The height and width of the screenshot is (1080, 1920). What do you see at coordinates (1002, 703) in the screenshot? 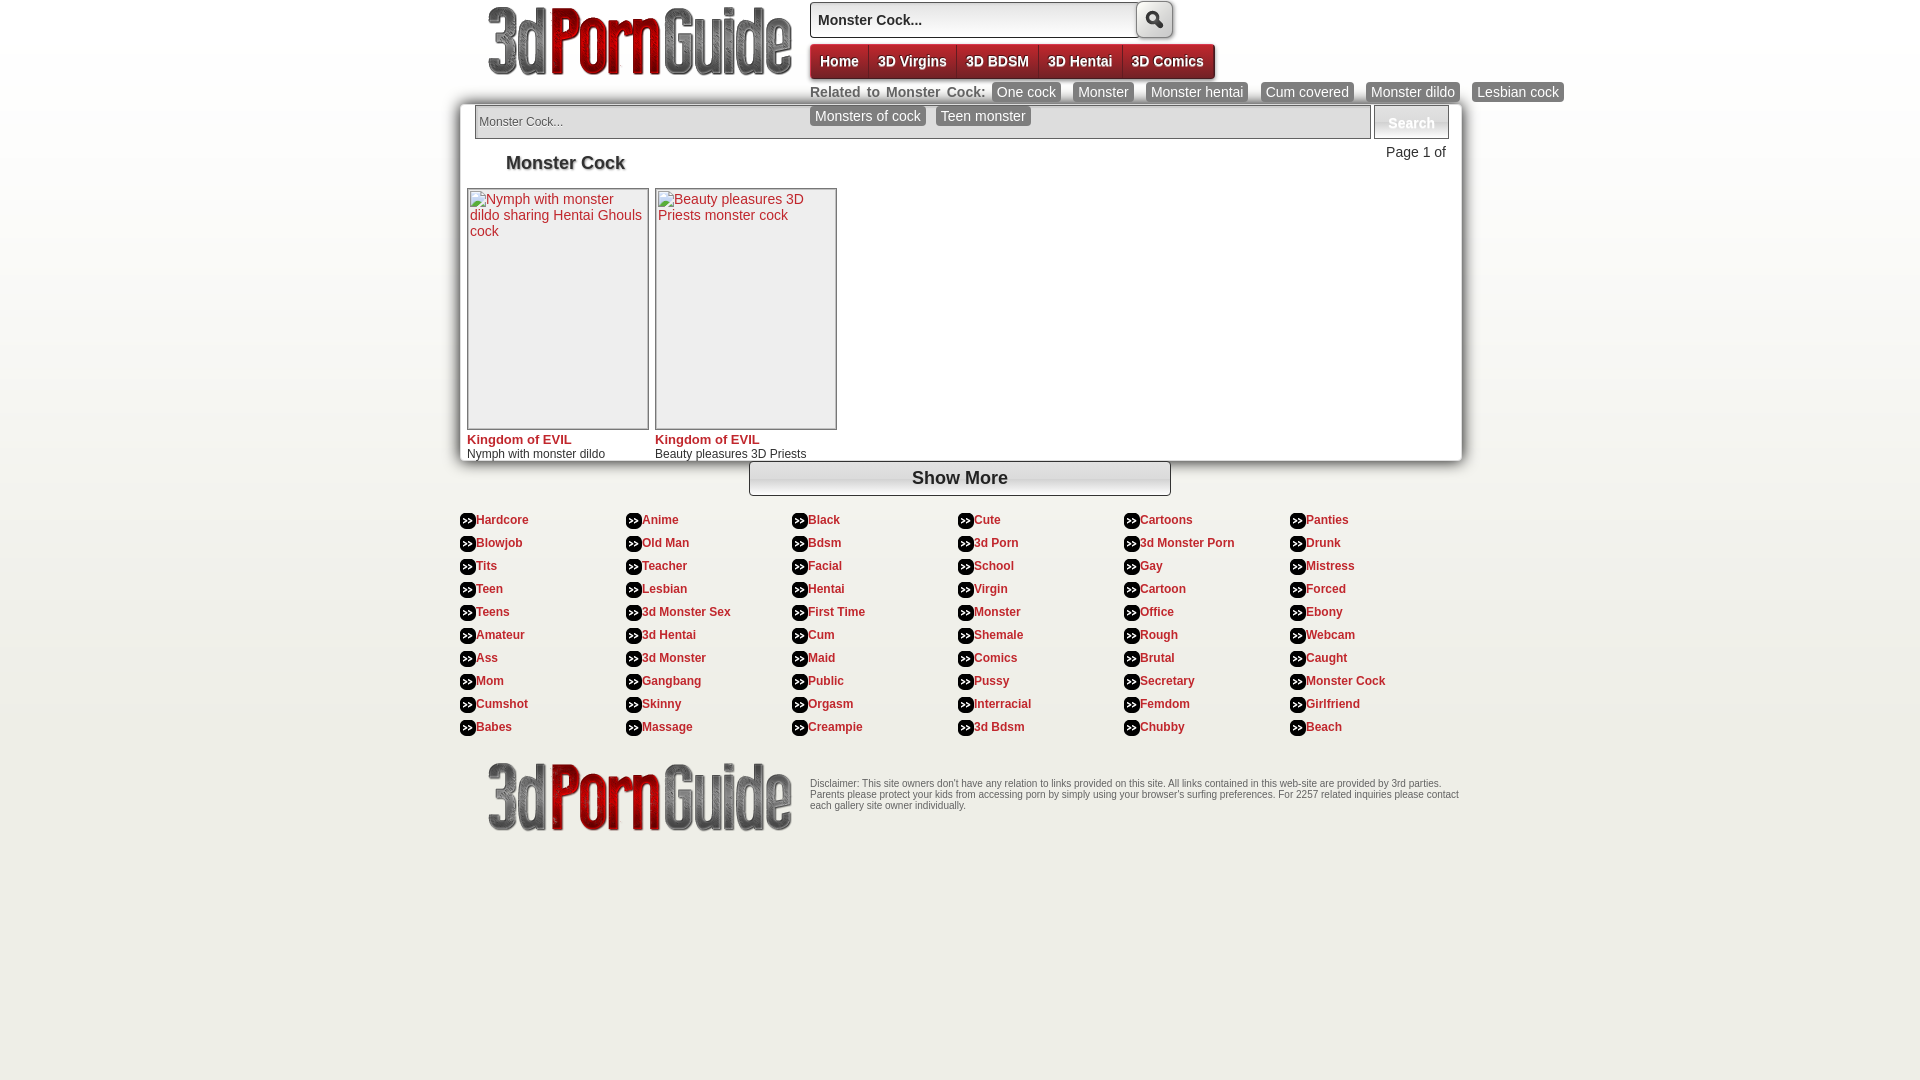
I see `'Interracial'` at bounding box center [1002, 703].